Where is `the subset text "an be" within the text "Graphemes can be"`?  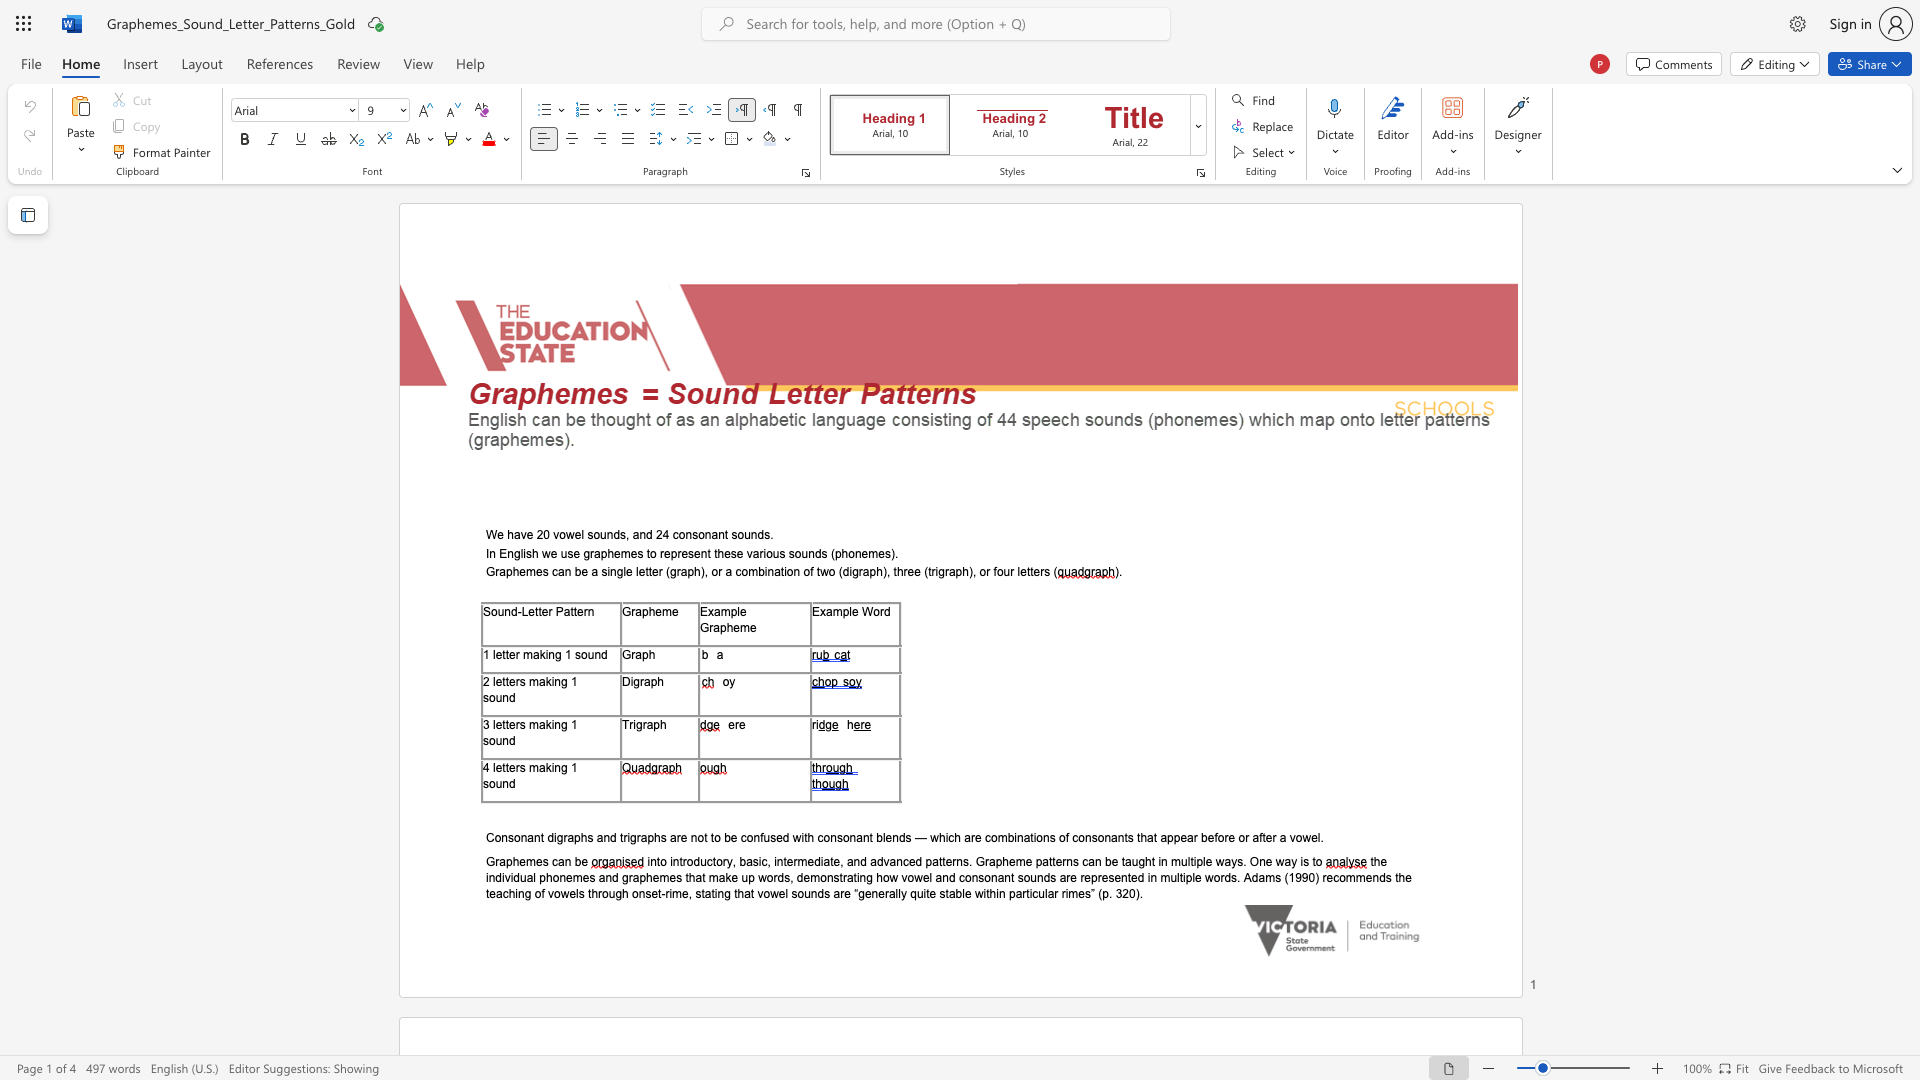
the subset text "an be" within the text "Graphemes can be" is located at coordinates (557, 860).